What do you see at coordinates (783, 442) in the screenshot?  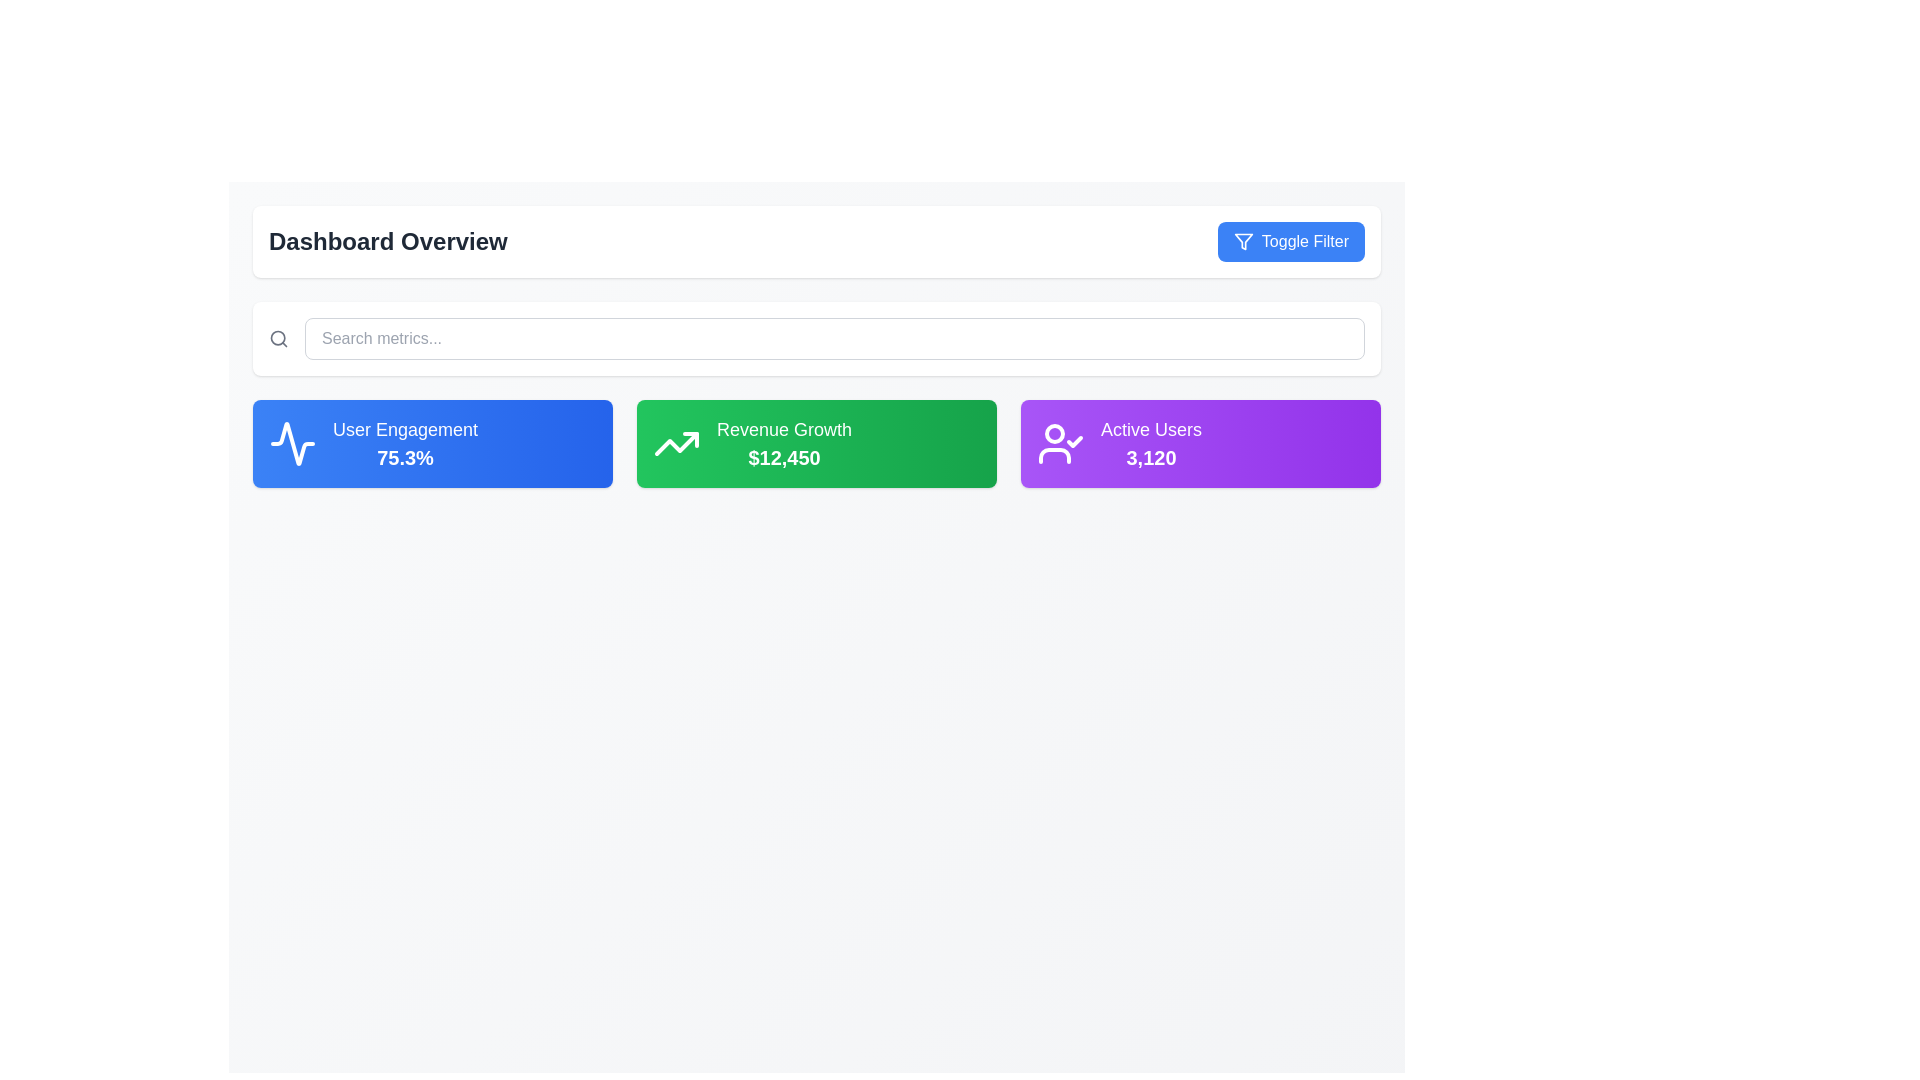 I see `the financial performance metric text display showing revenue growth value ($12,450) for drill-down` at bounding box center [783, 442].